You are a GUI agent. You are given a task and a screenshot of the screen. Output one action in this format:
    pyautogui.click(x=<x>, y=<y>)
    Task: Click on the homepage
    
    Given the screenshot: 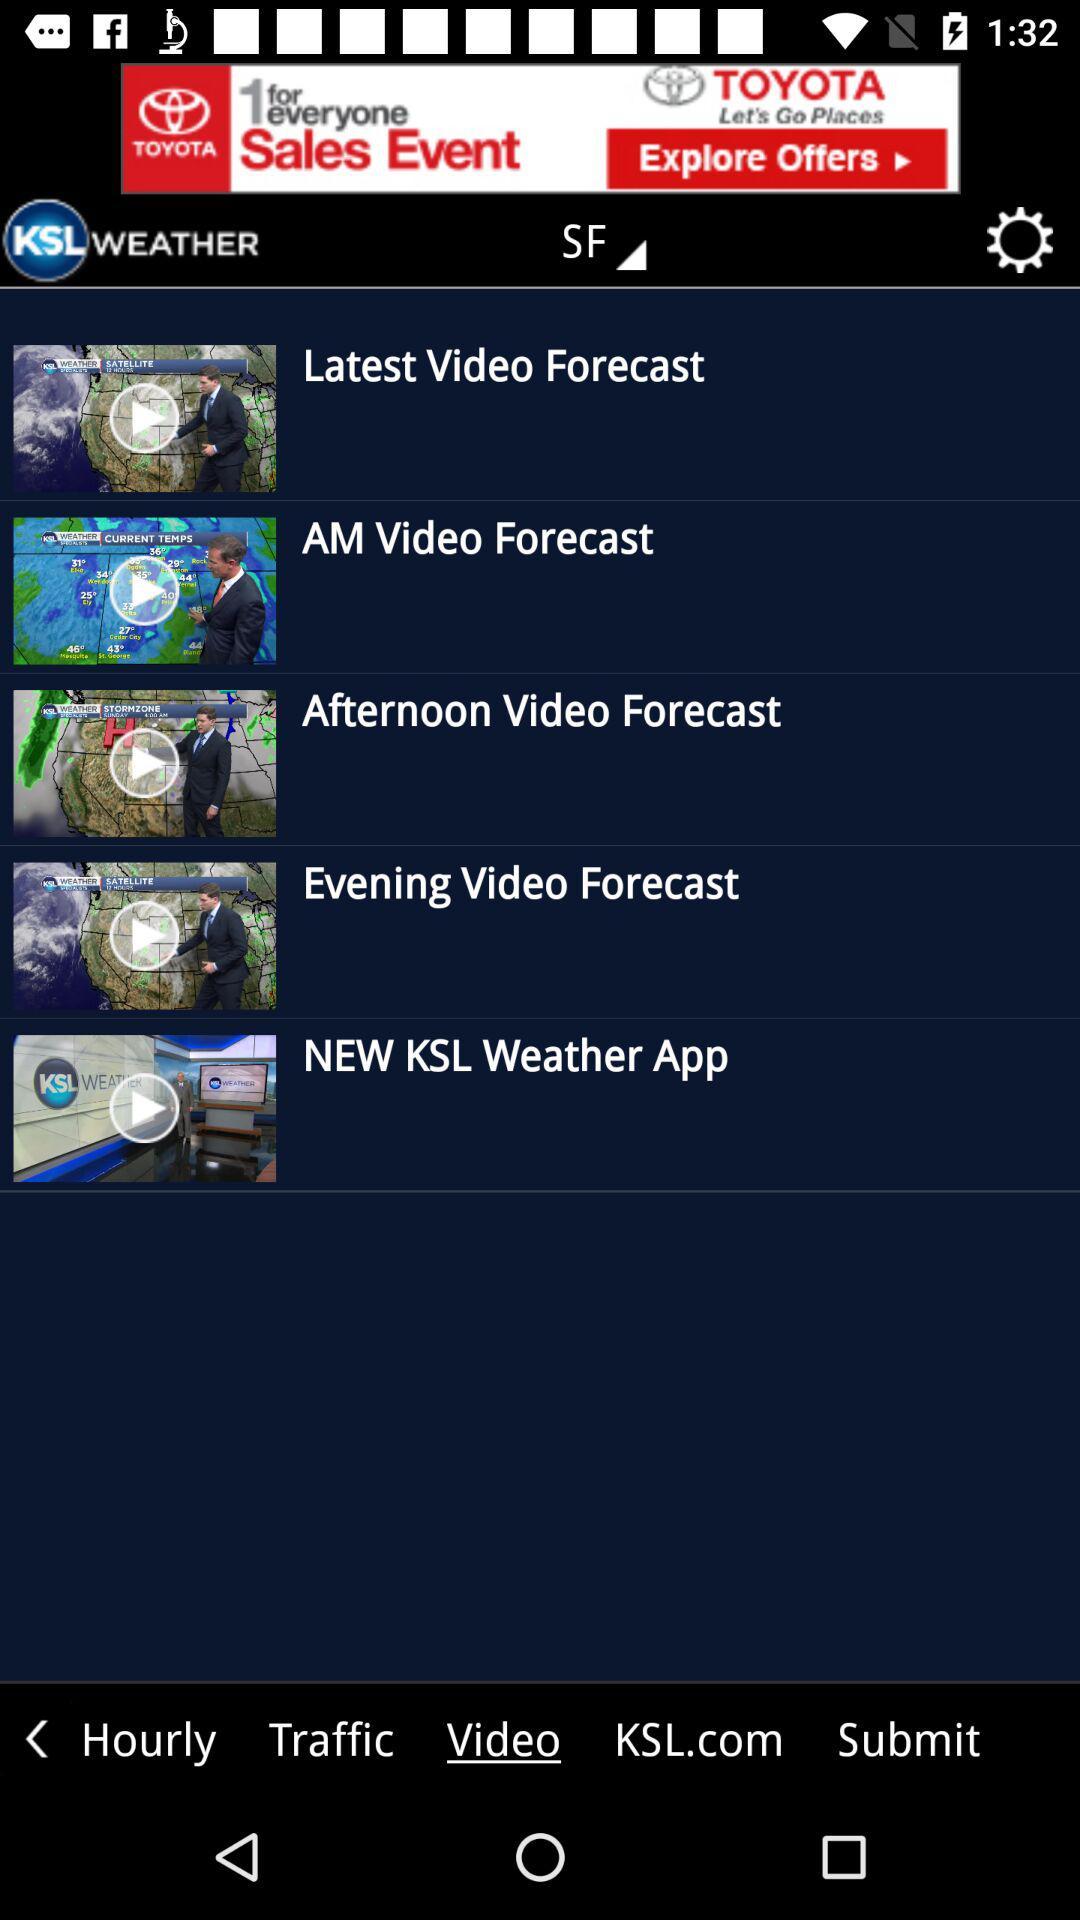 What is the action you would take?
    pyautogui.click(x=131, y=240)
    